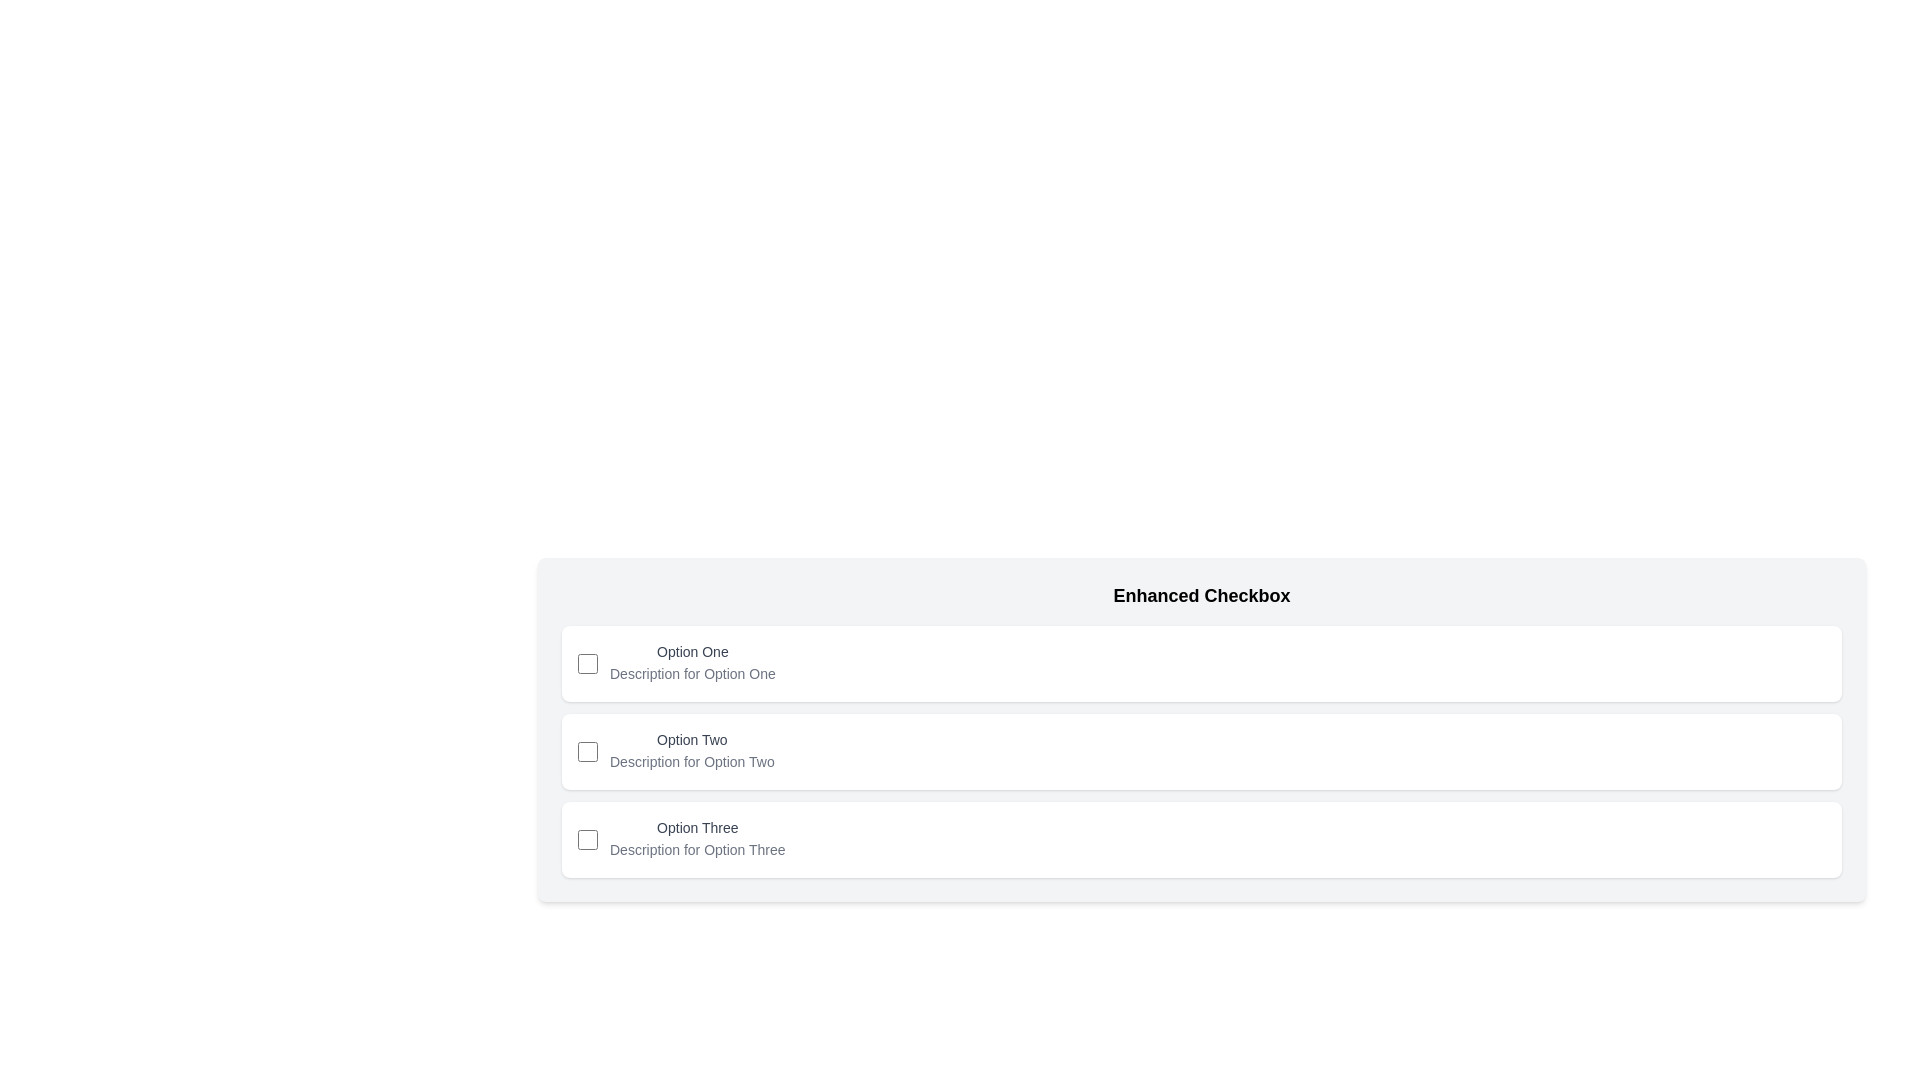  Describe the element at coordinates (692, 740) in the screenshot. I see `the text label displaying 'Option Two', which is the second item in a series of options, located between 'Option One' and 'Option Three'` at that location.